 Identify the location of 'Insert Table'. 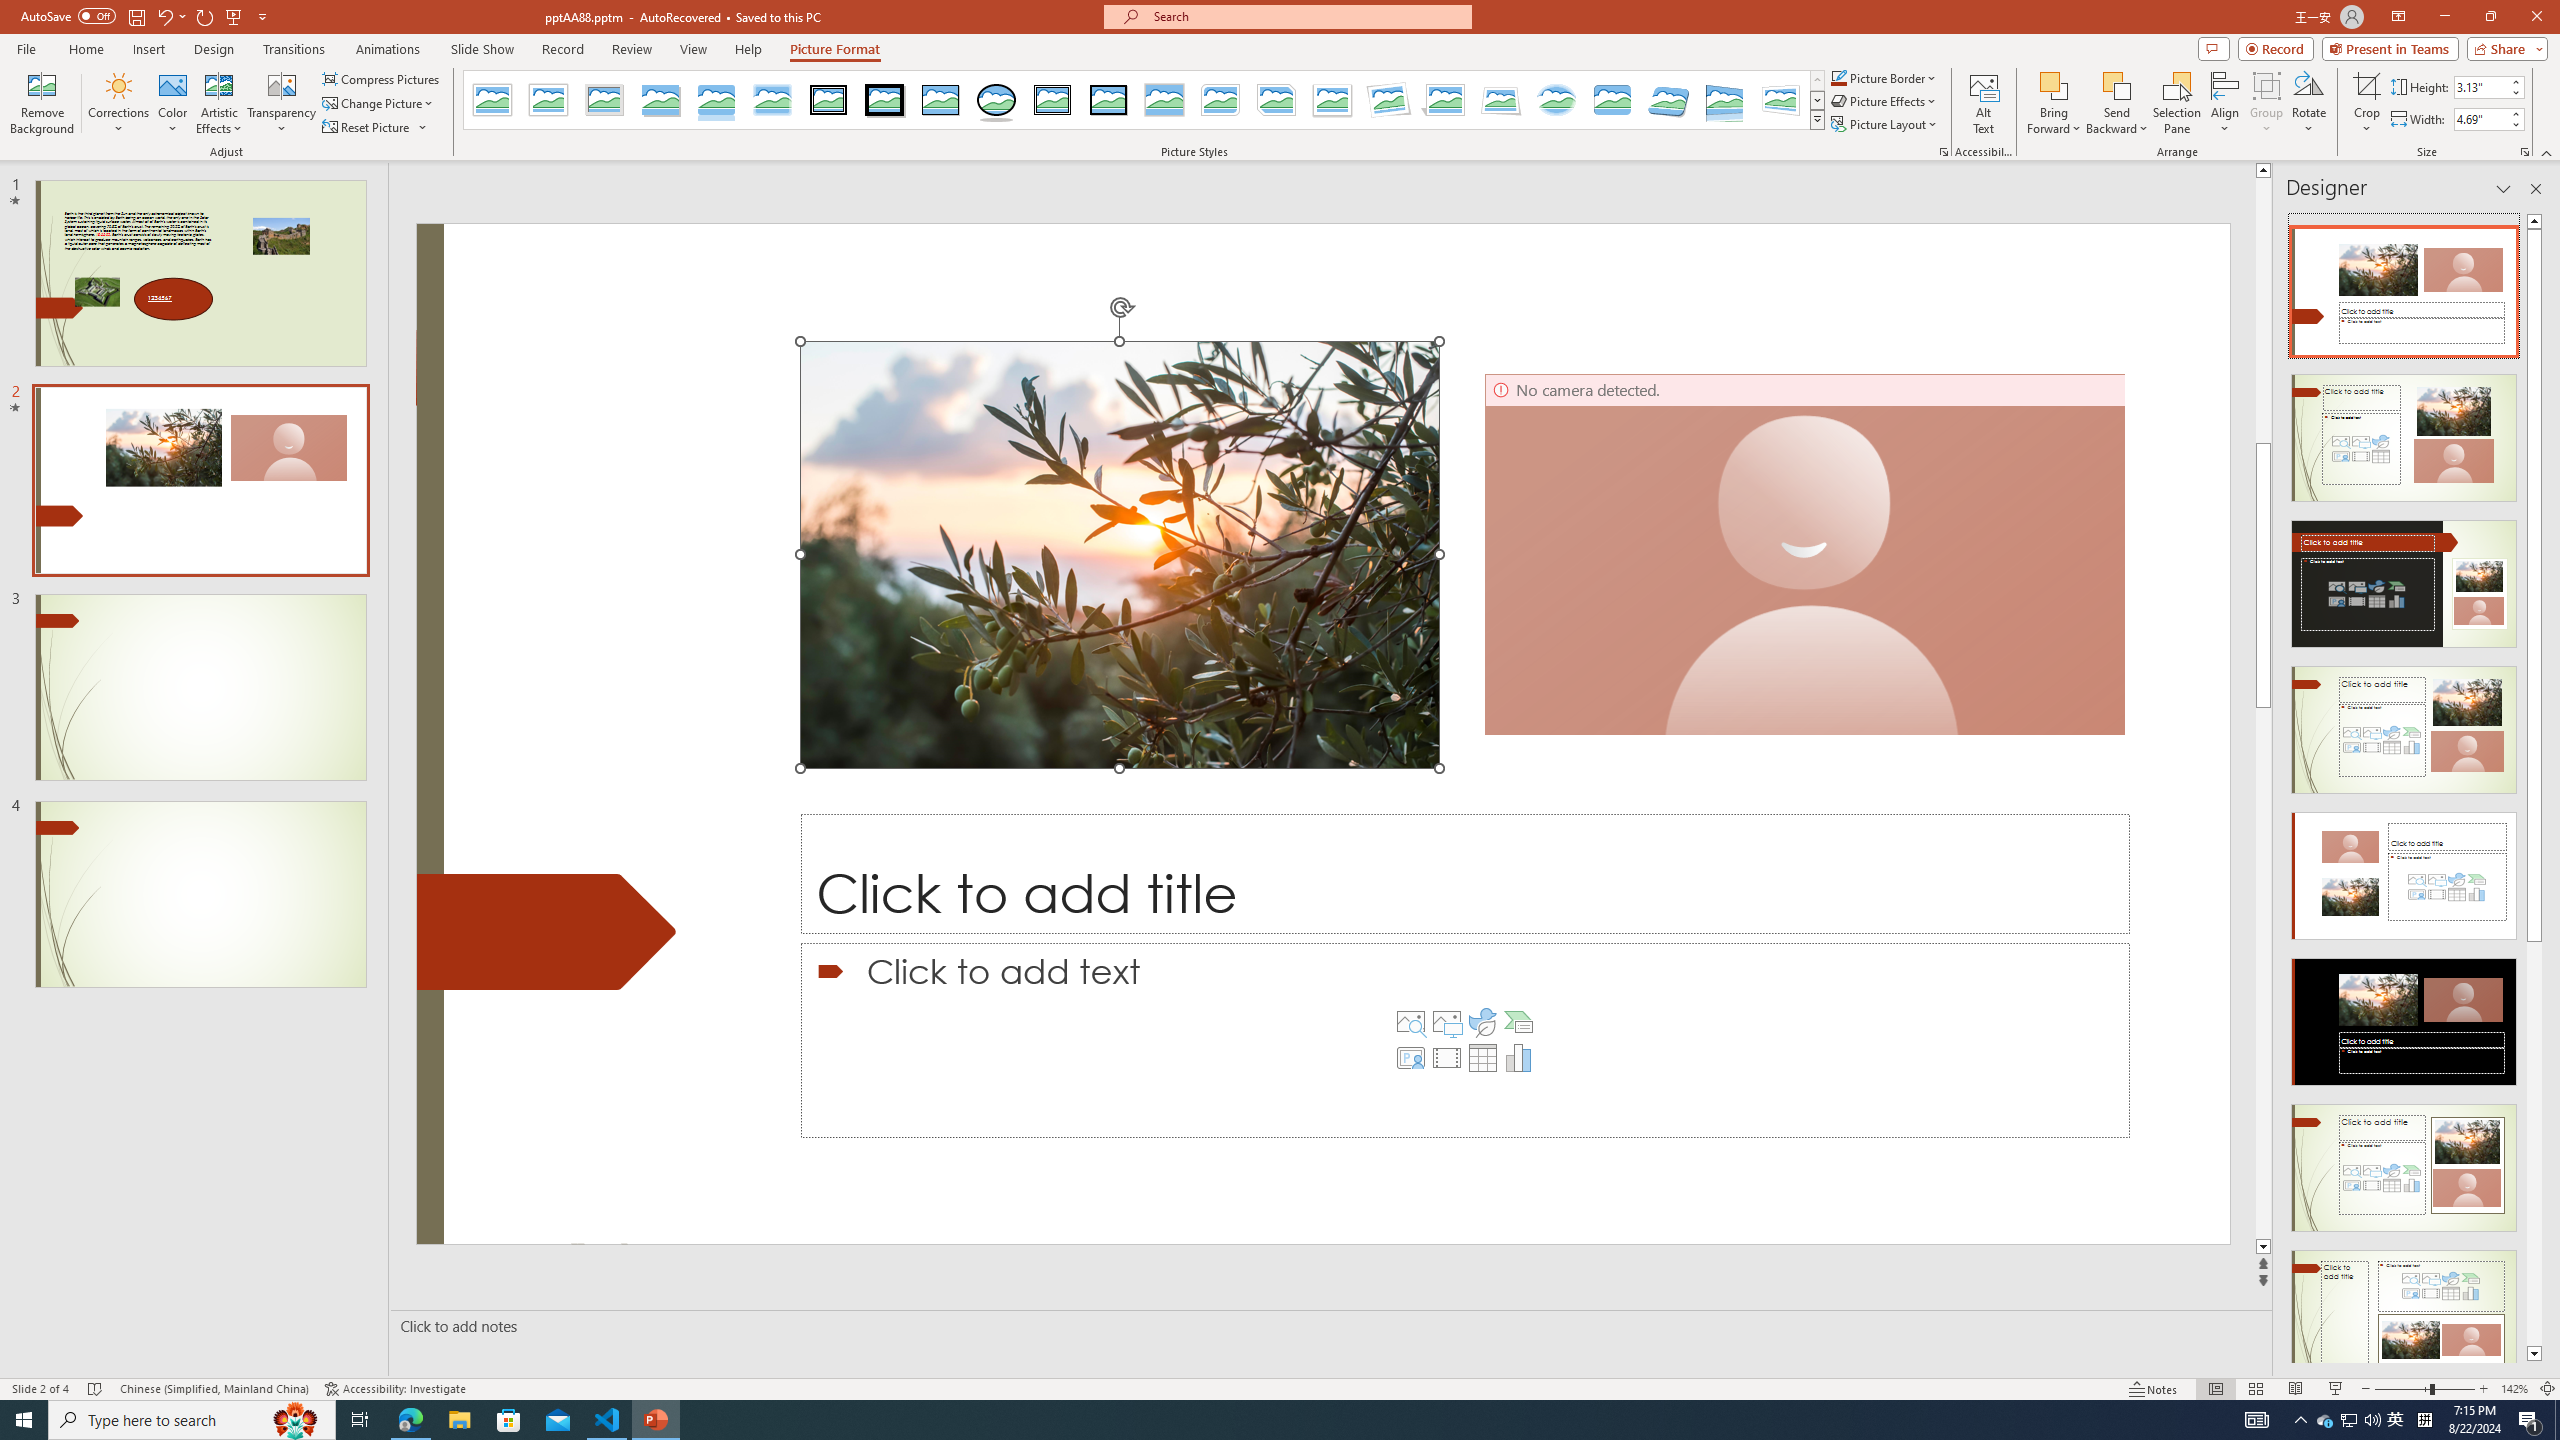
(1483, 1057).